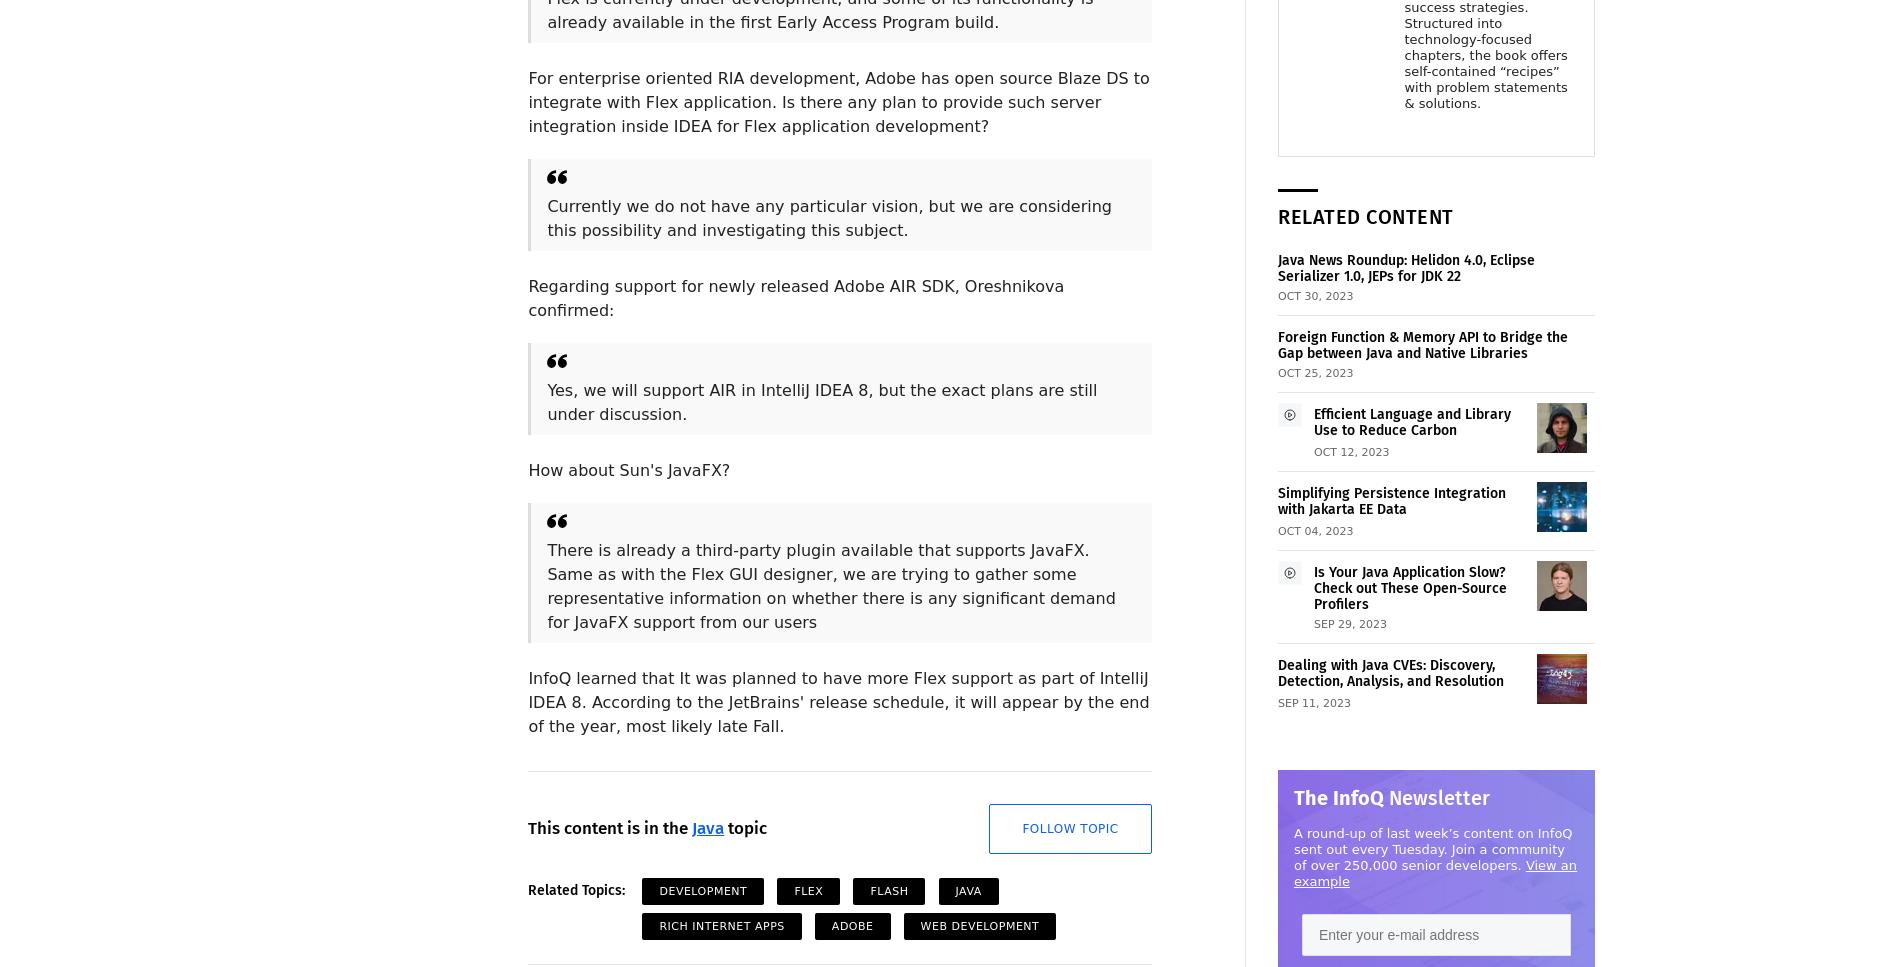 The width and height of the screenshot is (1900, 967). What do you see at coordinates (830, 848) in the screenshot?
I see `'Followers: 1'` at bounding box center [830, 848].